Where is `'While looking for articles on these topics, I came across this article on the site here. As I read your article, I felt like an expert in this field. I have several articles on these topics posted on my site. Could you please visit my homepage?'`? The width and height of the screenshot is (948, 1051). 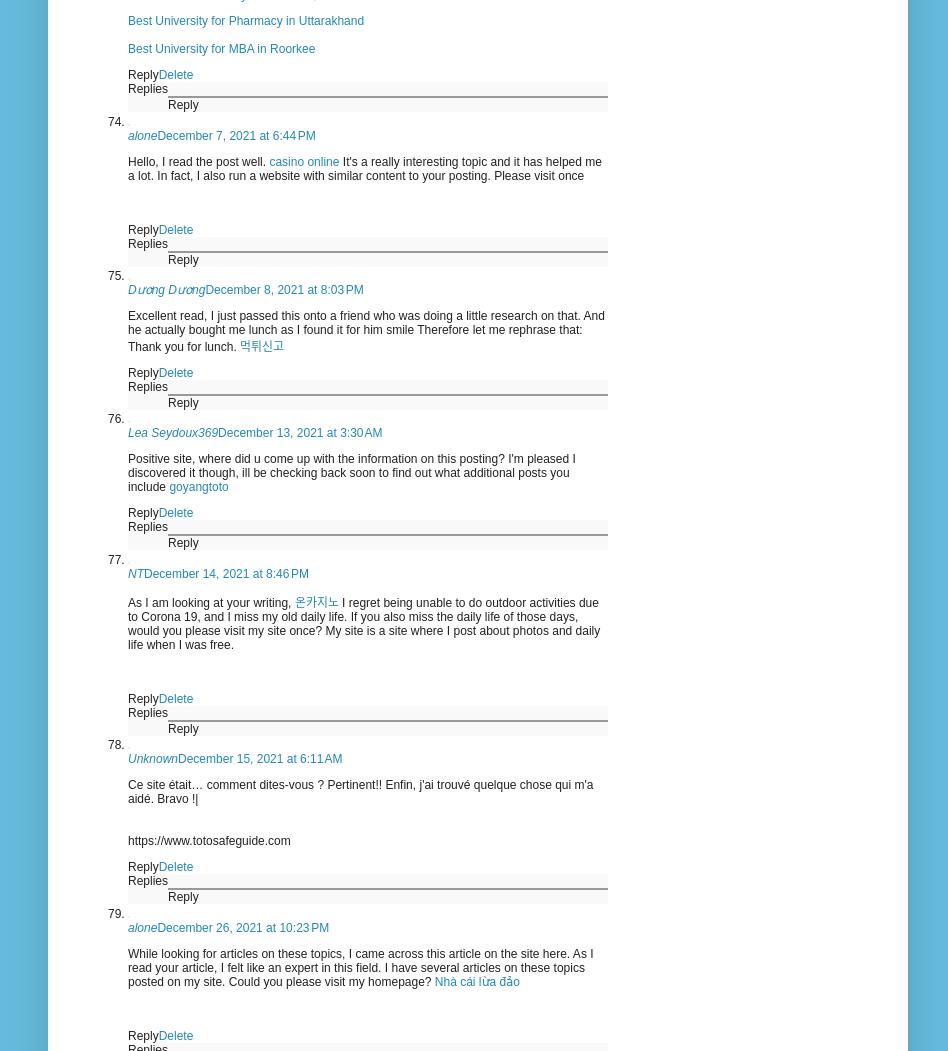 'While looking for articles on these topics, I came across this article on the site here. As I read your article, I felt like an expert in this field. I have several articles on these topics posted on my site. Could you please visit my homepage?' is located at coordinates (359, 966).